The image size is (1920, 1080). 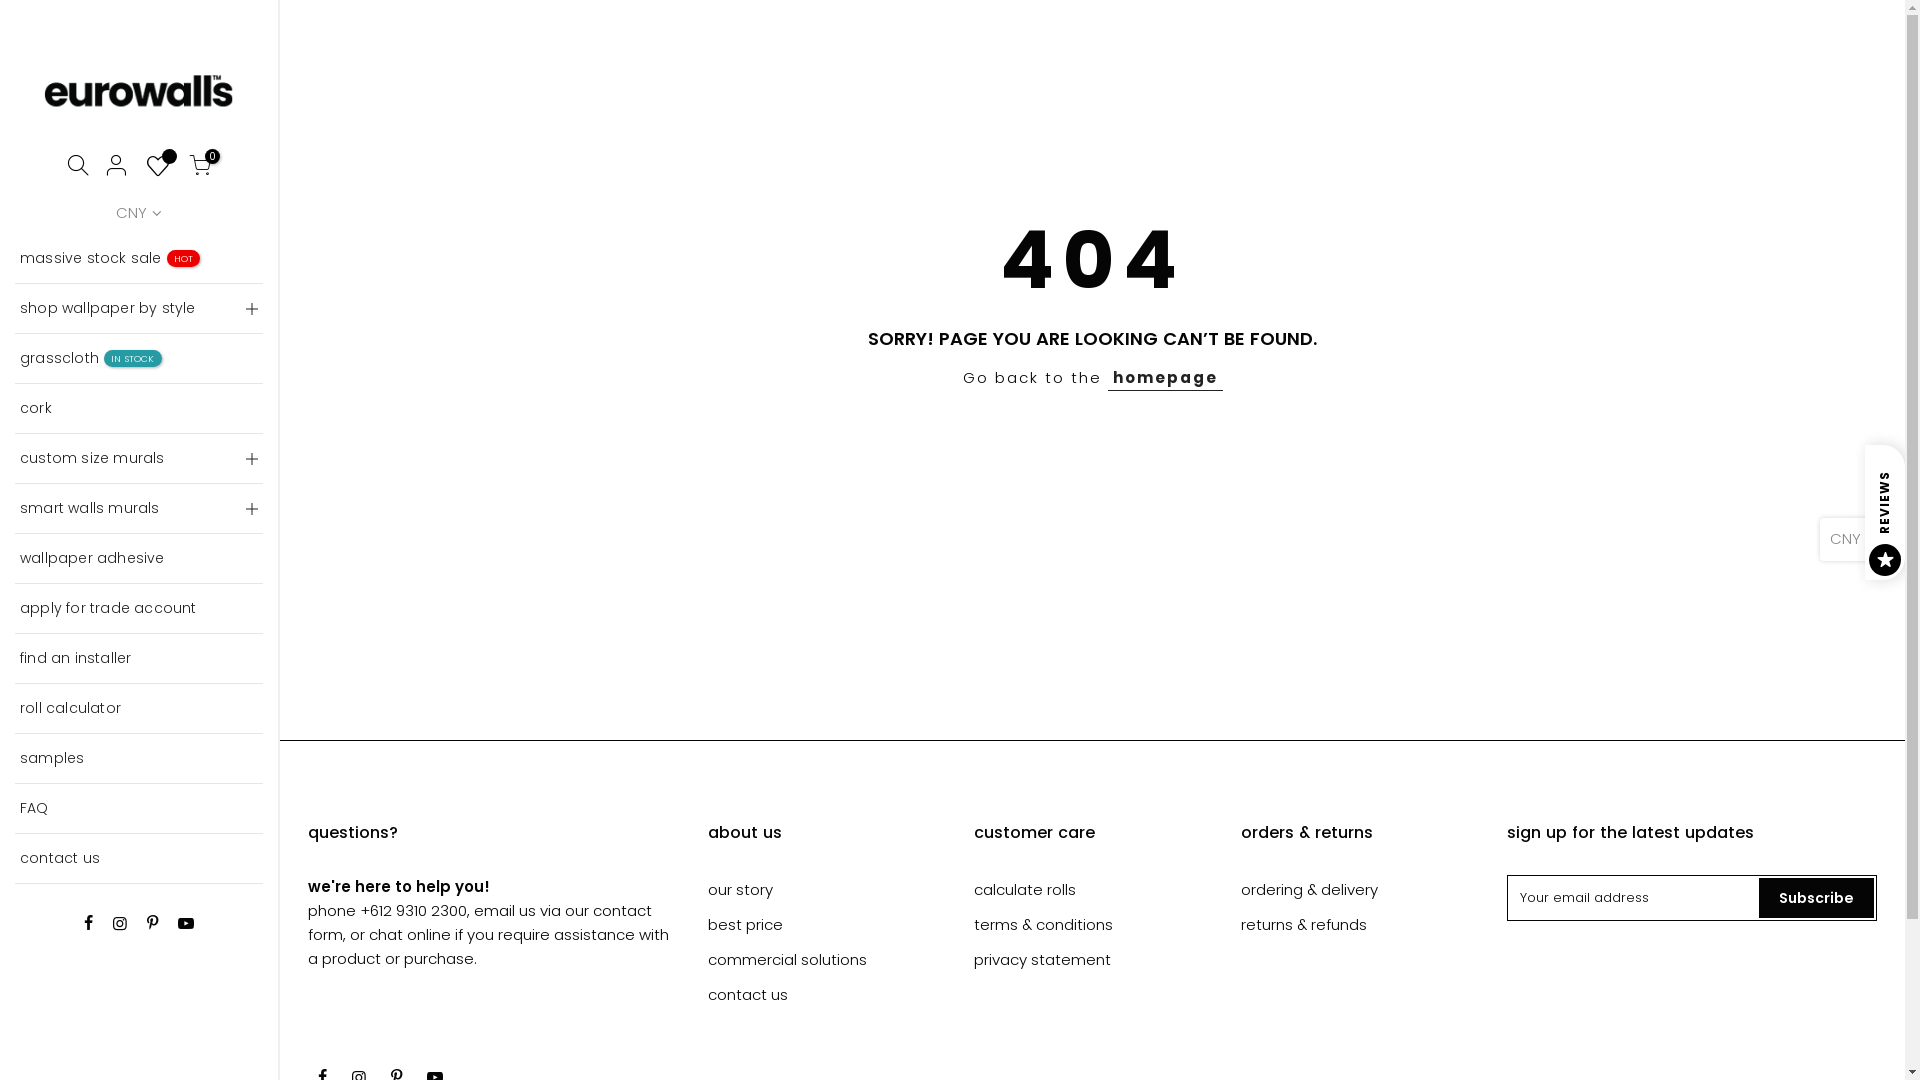 What do you see at coordinates (1165, 378) in the screenshot?
I see `'homepage'` at bounding box center [1165, 378].